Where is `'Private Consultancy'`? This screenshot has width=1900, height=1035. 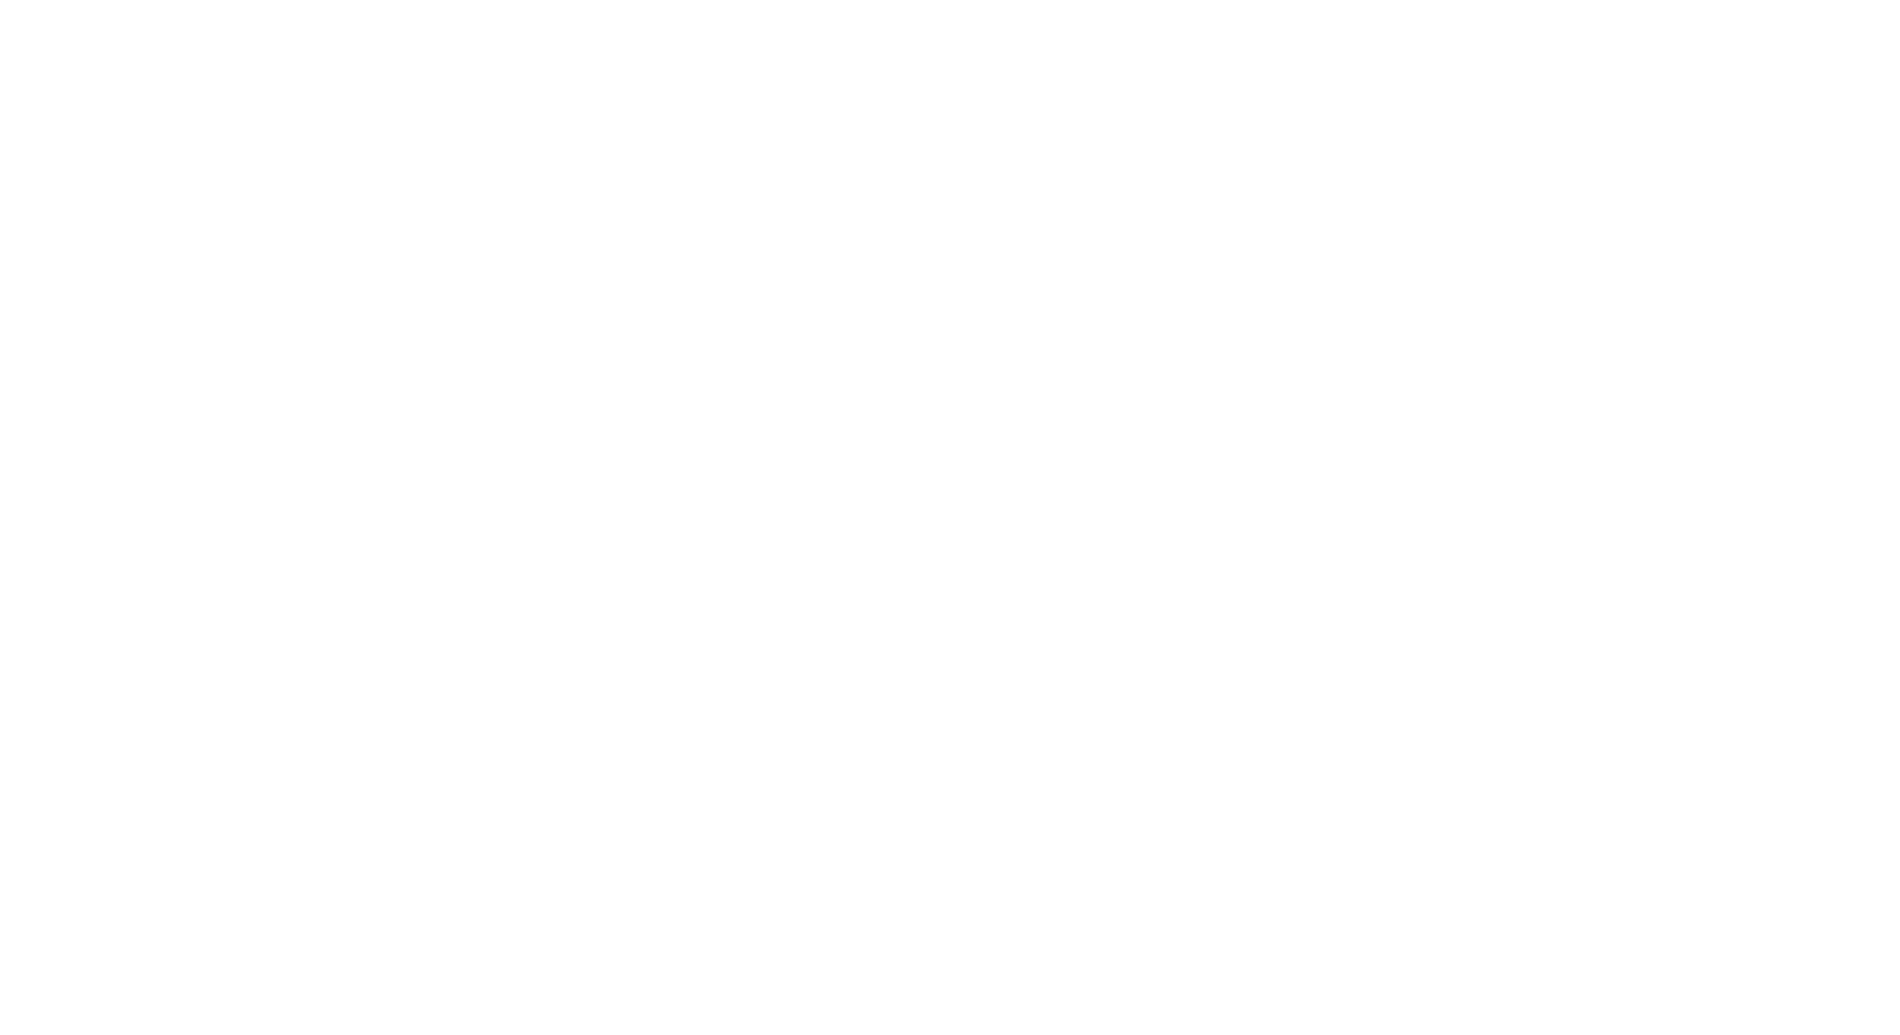
'Private Consultancy' is located at coordinates (1225, 675).